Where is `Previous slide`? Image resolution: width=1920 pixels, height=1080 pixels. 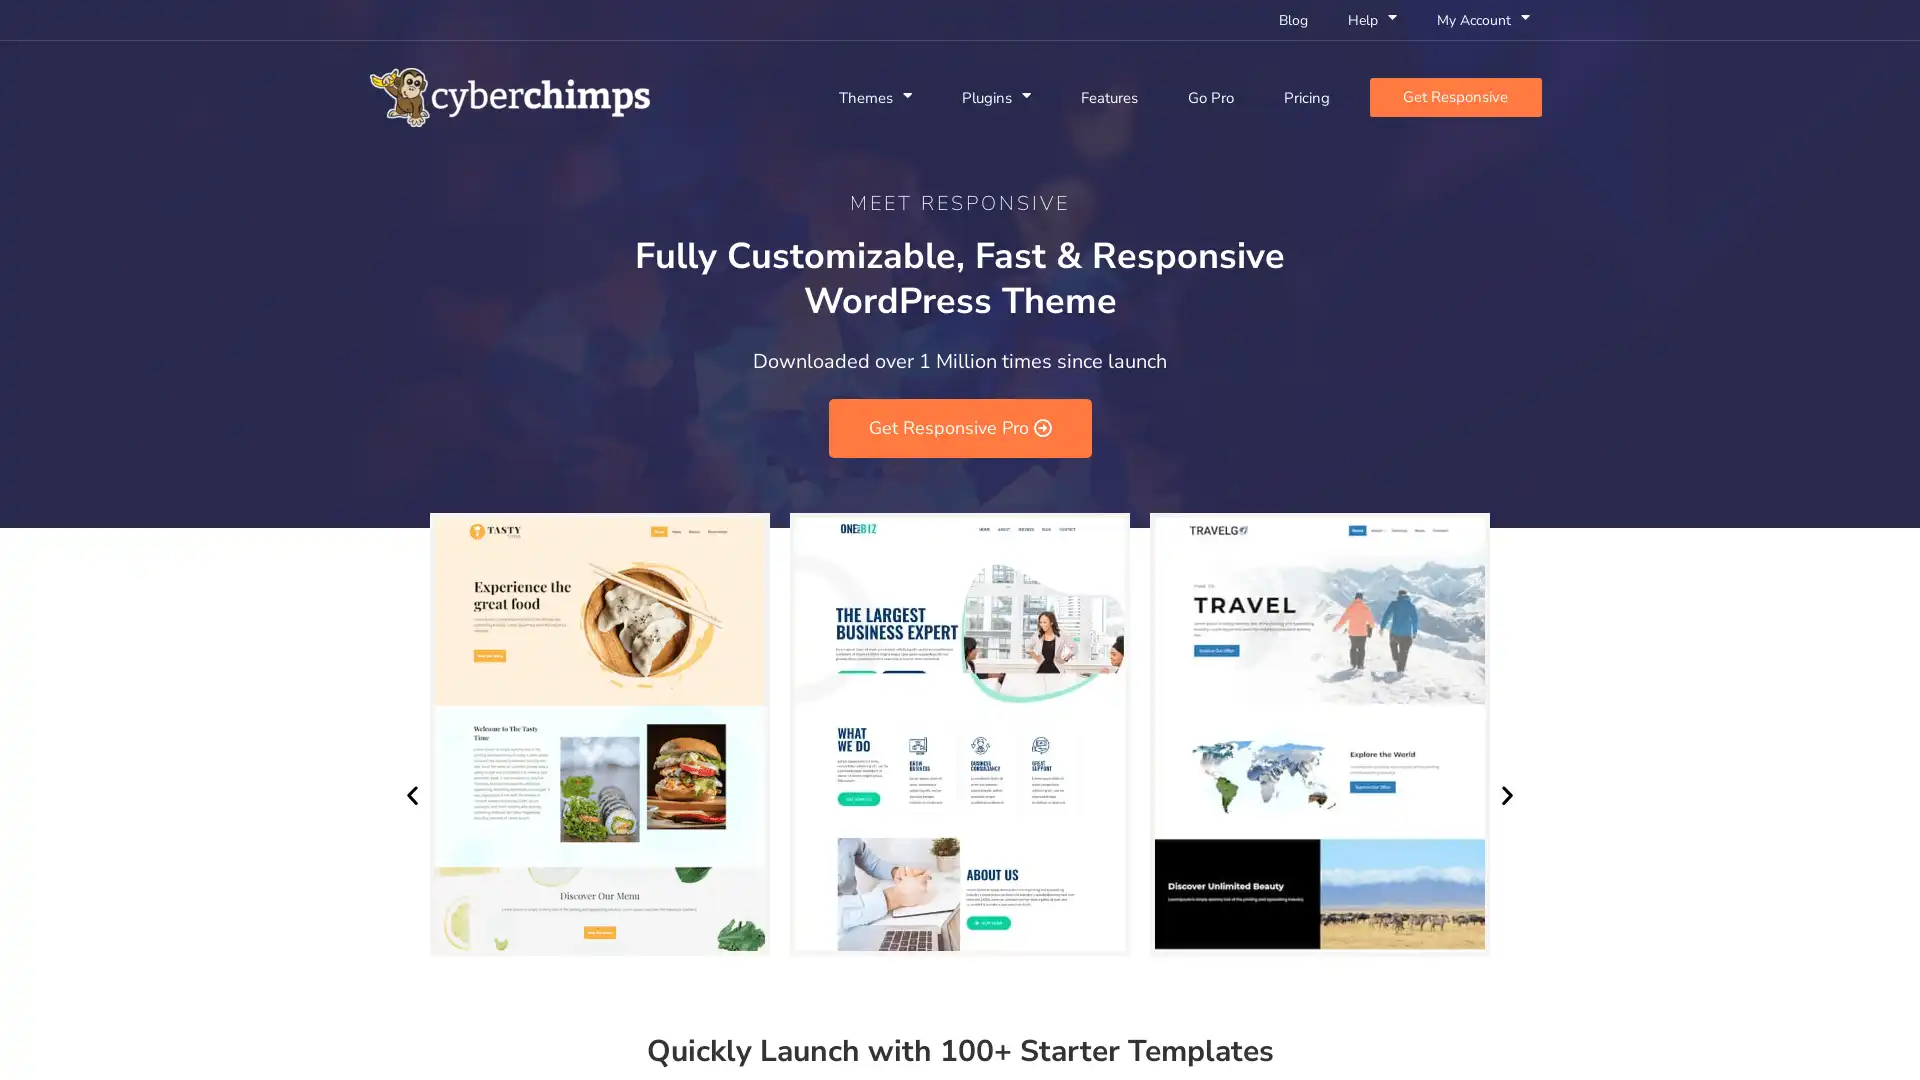 Previous slide is located at coordinates (411, 793).